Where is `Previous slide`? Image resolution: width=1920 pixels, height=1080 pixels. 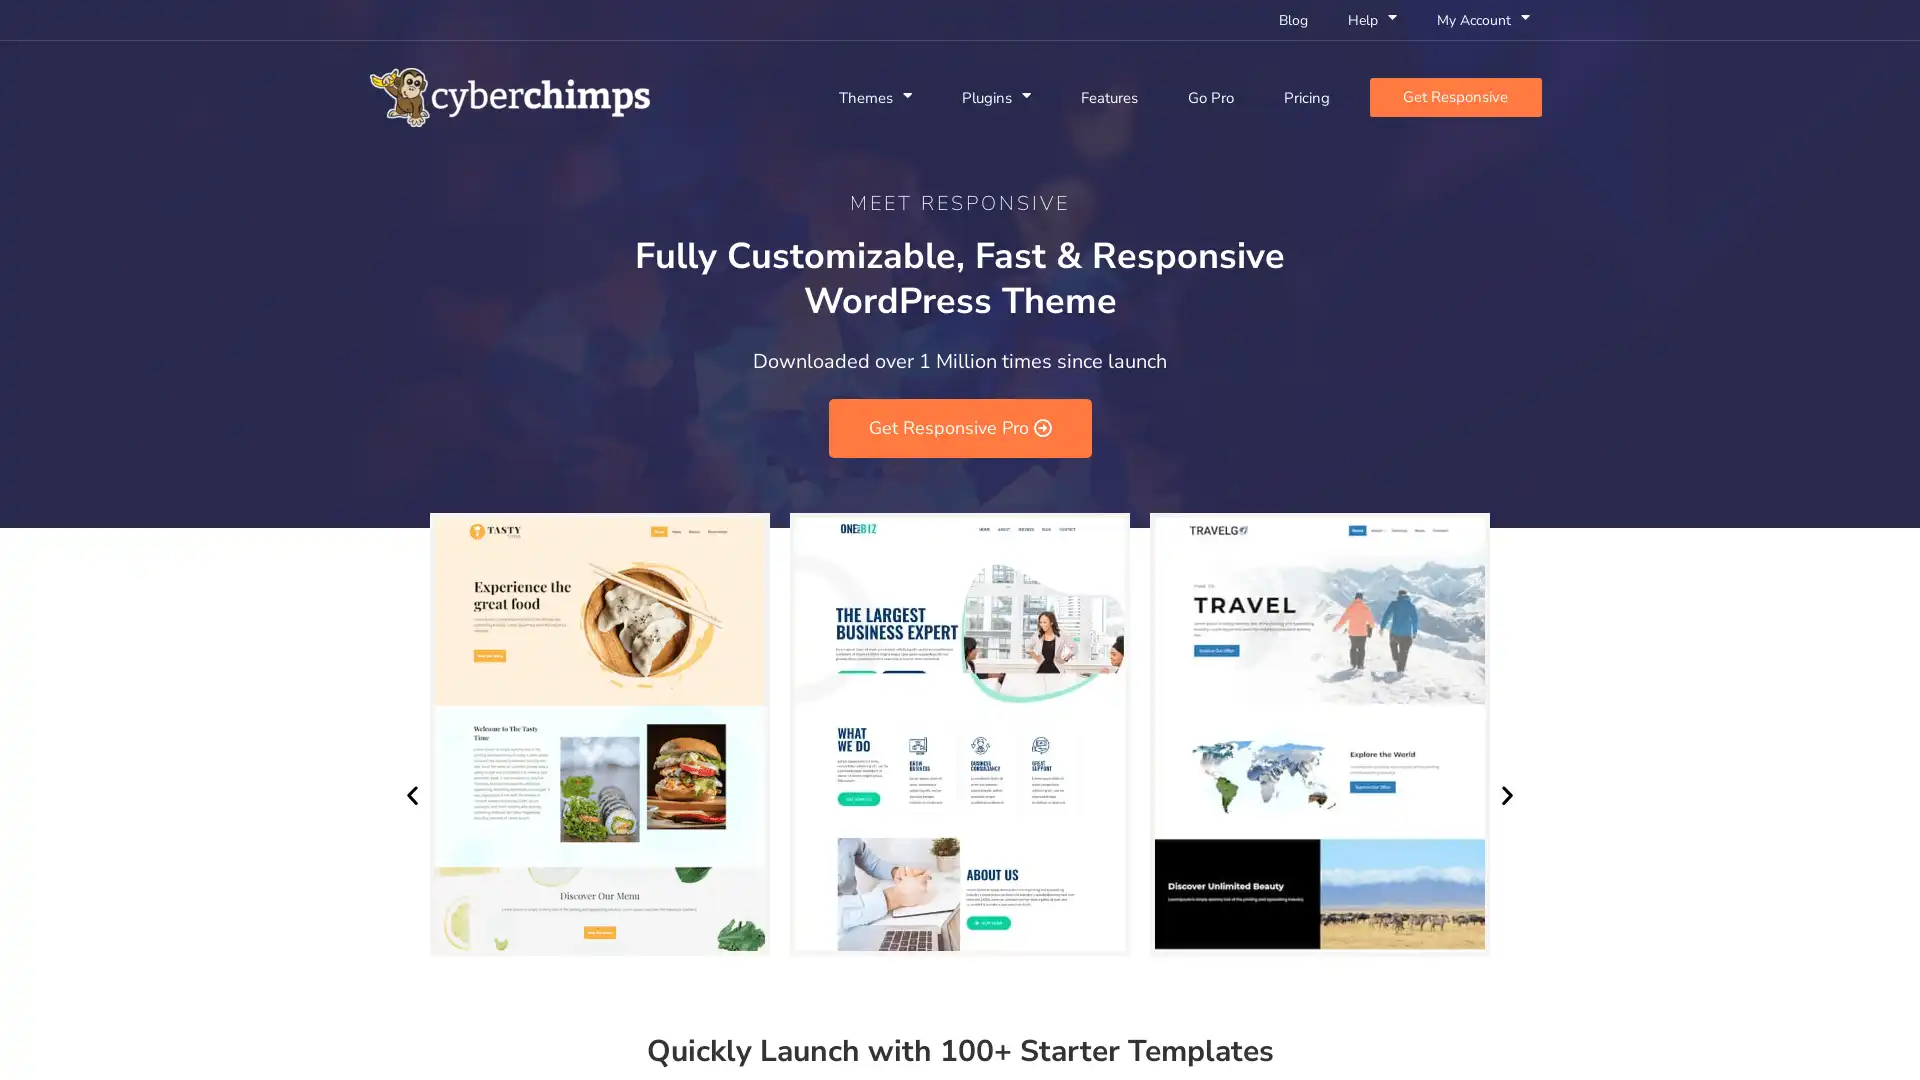 Previous slide is located at coordinates (411, 793).